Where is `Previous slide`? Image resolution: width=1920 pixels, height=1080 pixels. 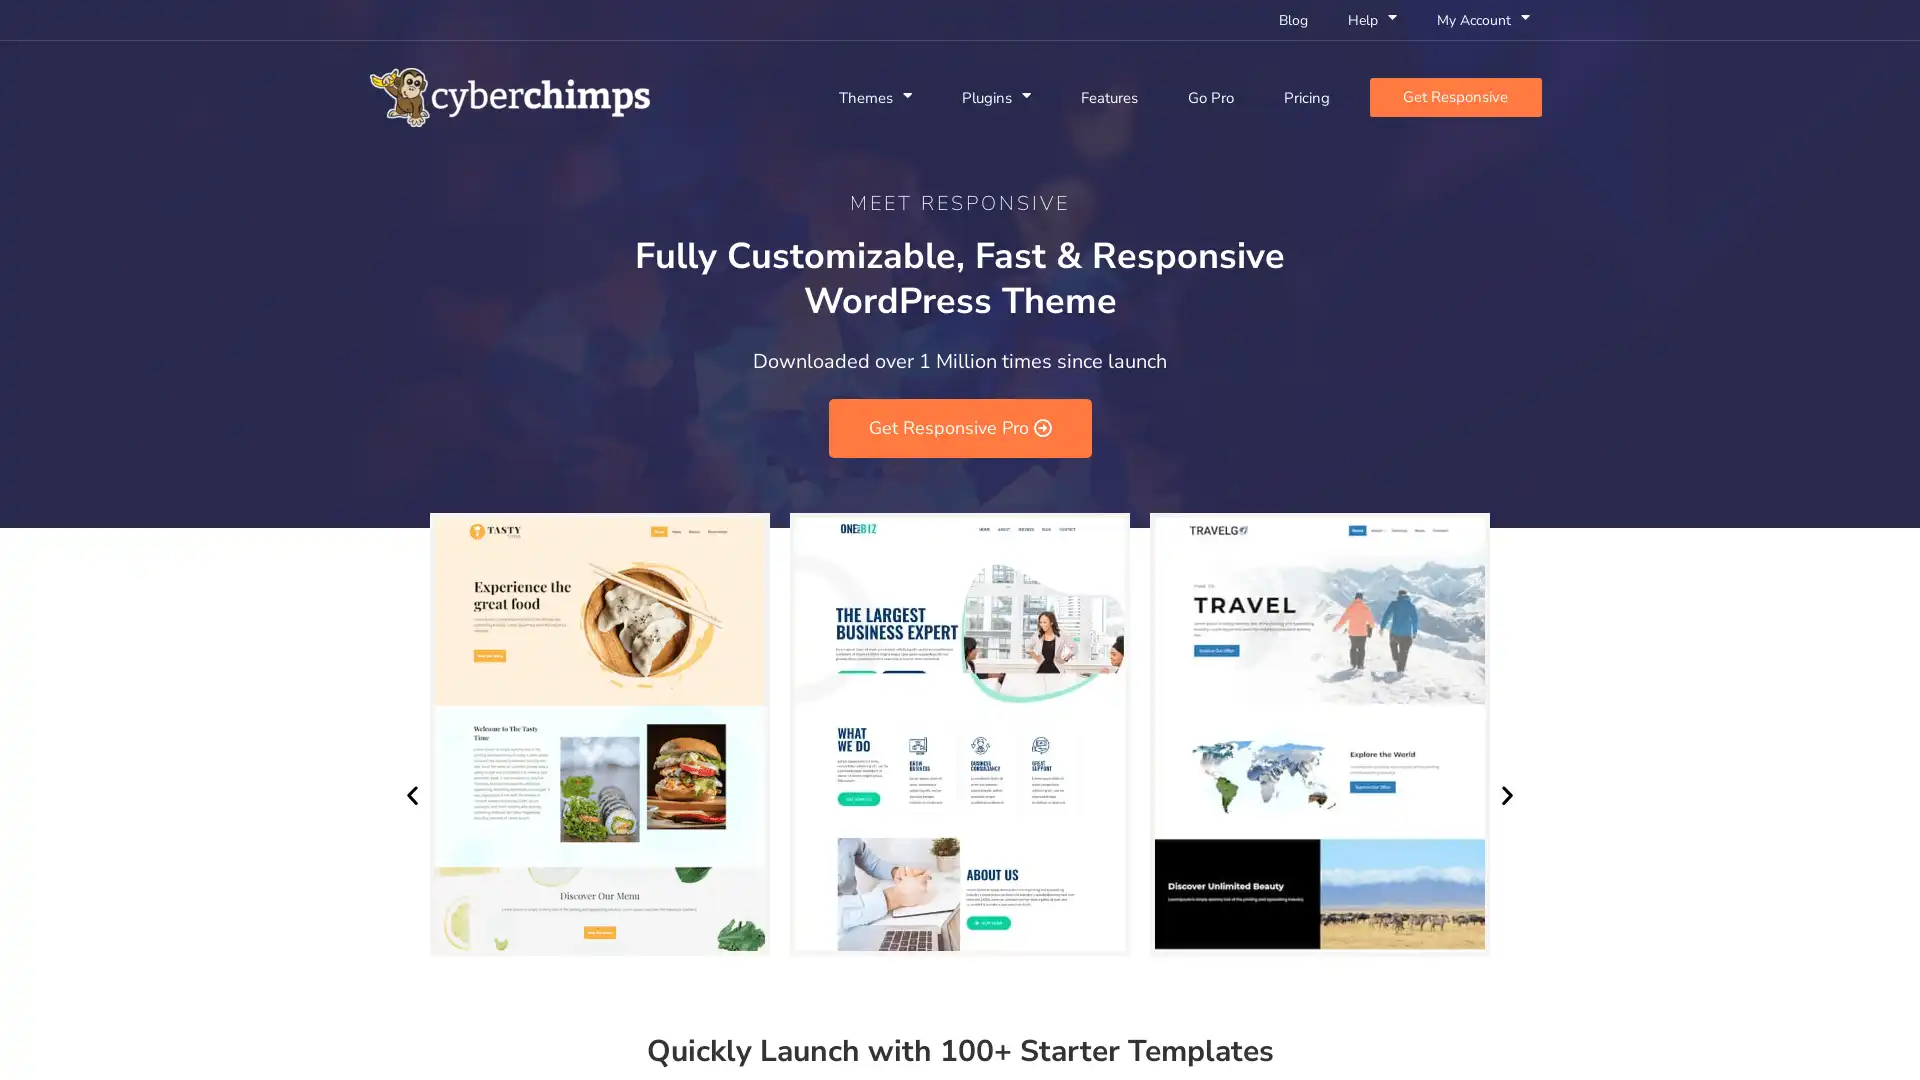 Previous slide is located at coordinates (411, 793).